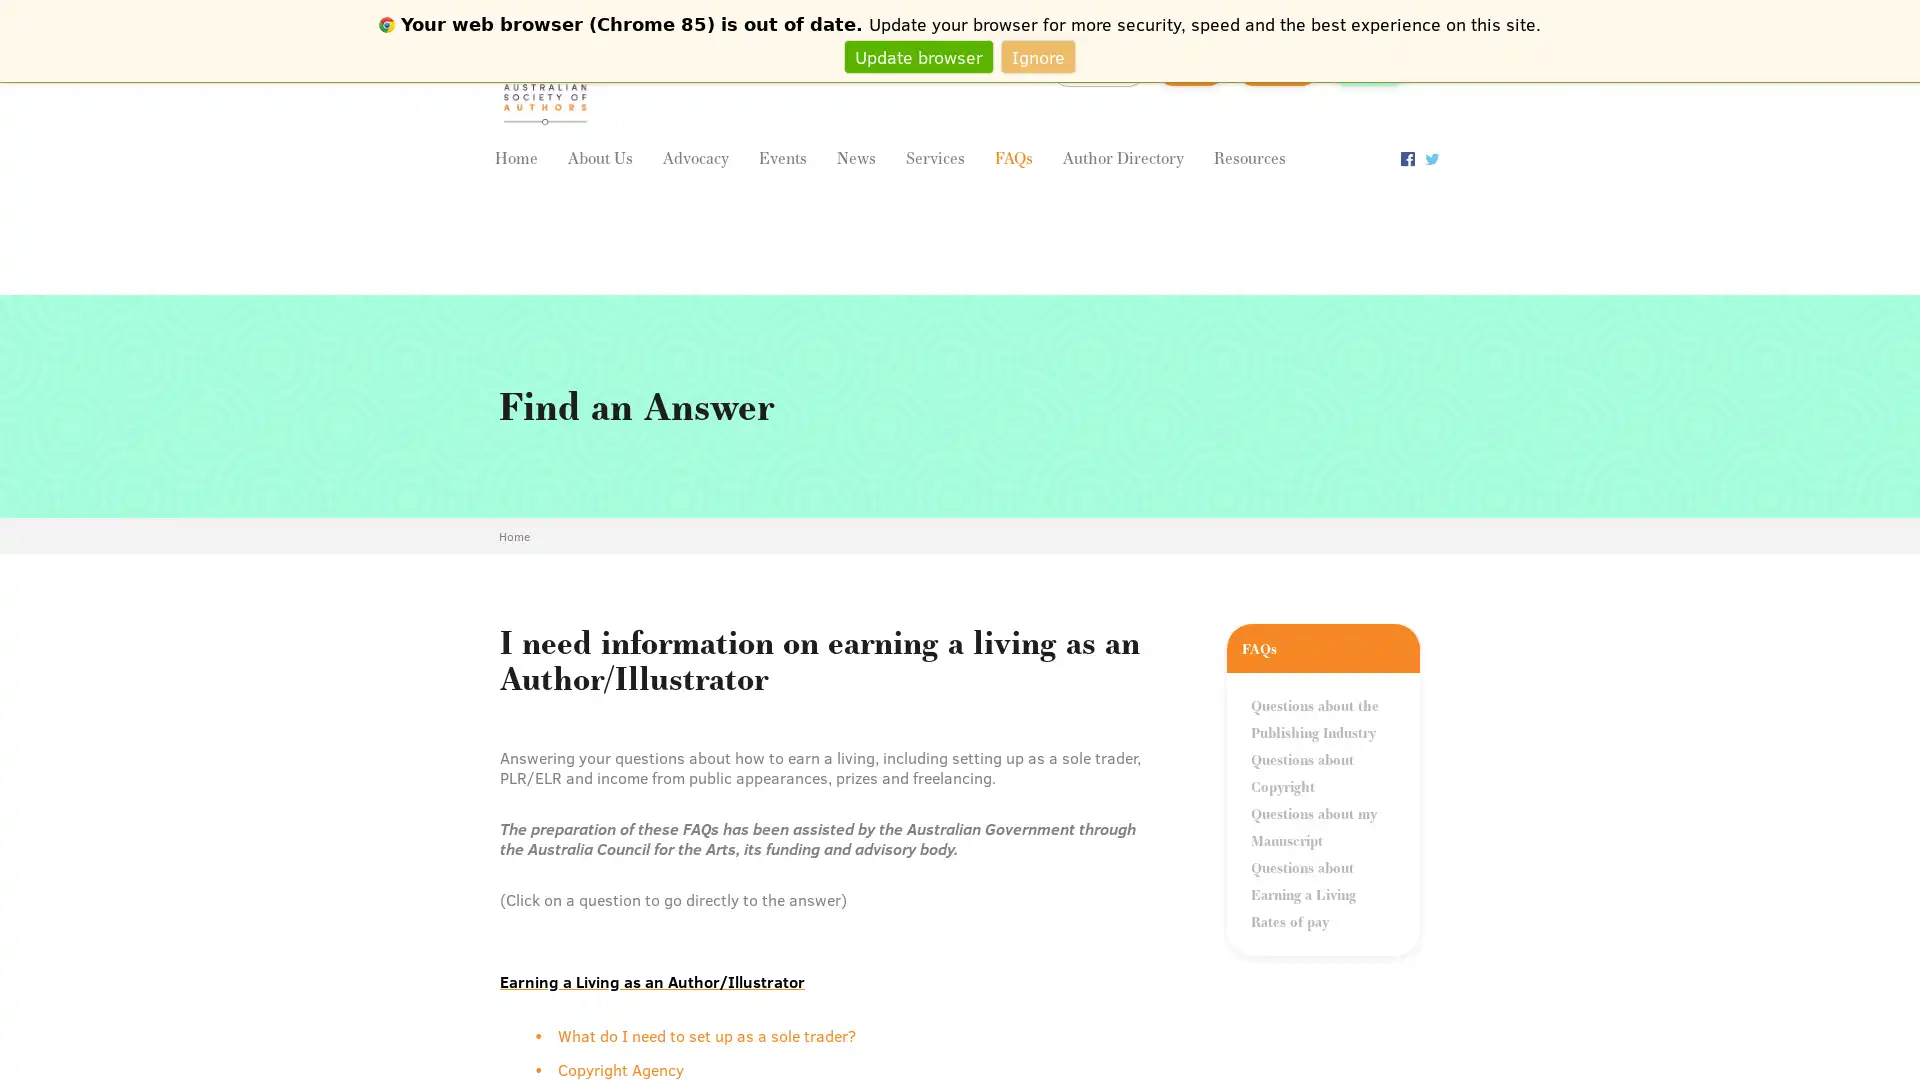 Image resolution: width=1920 pixels, height=1080 pixels. What do you see at coordinates (1038, 55) in the screenshot?
I see `Ignore` at bounding box center [1038, 55].